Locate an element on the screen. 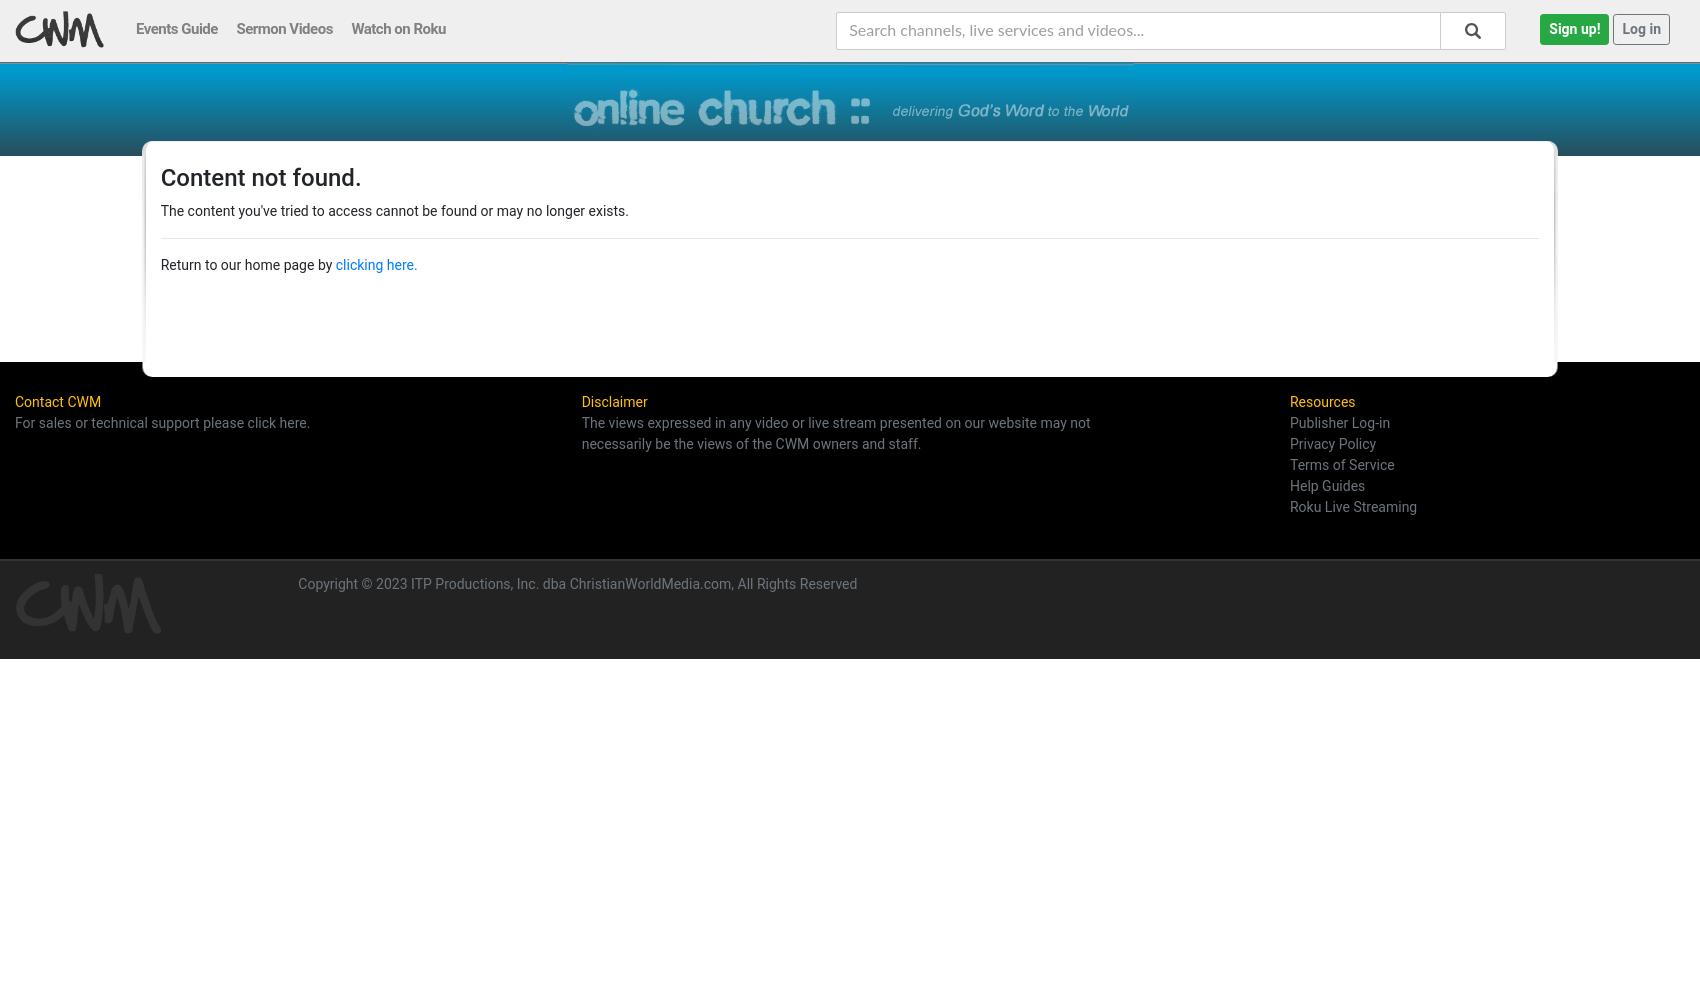  'Log in' is located at coordinates (1640, 28).